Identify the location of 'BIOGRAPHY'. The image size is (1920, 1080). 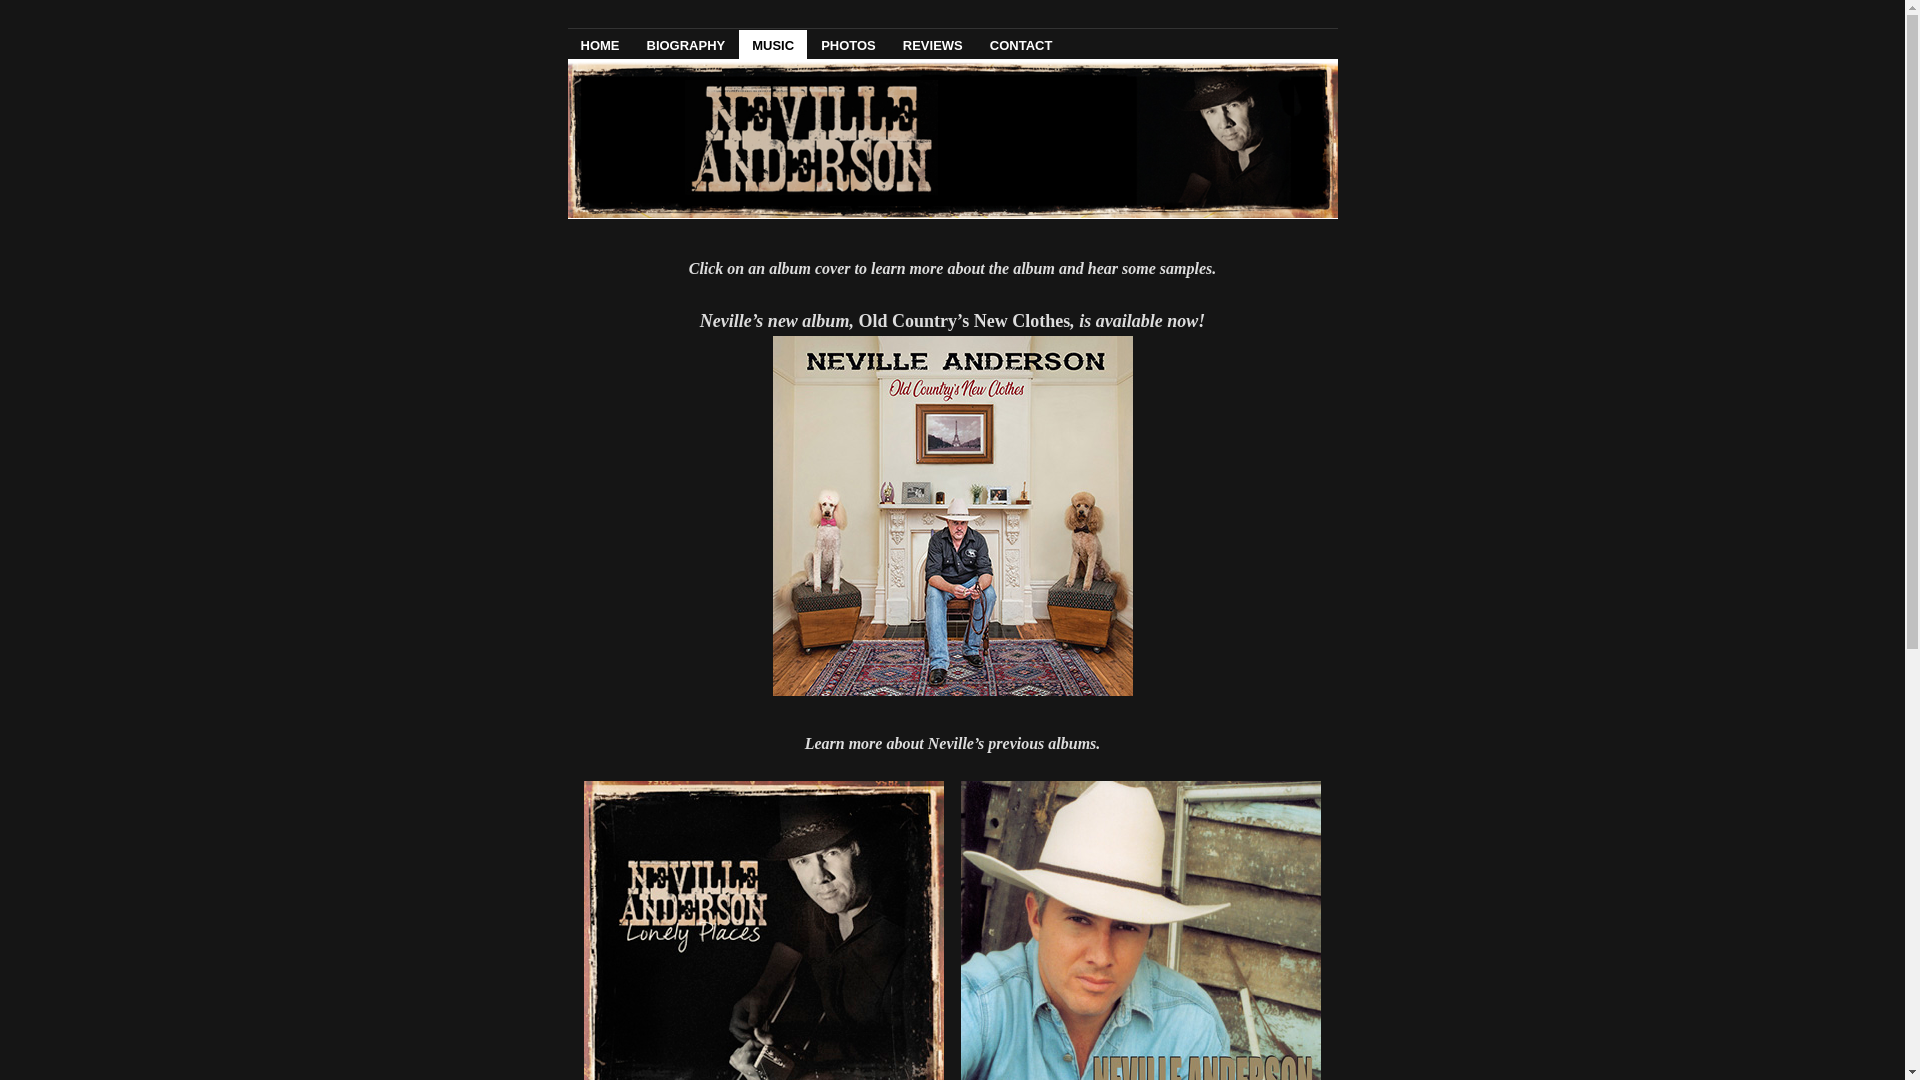
(686, 44).